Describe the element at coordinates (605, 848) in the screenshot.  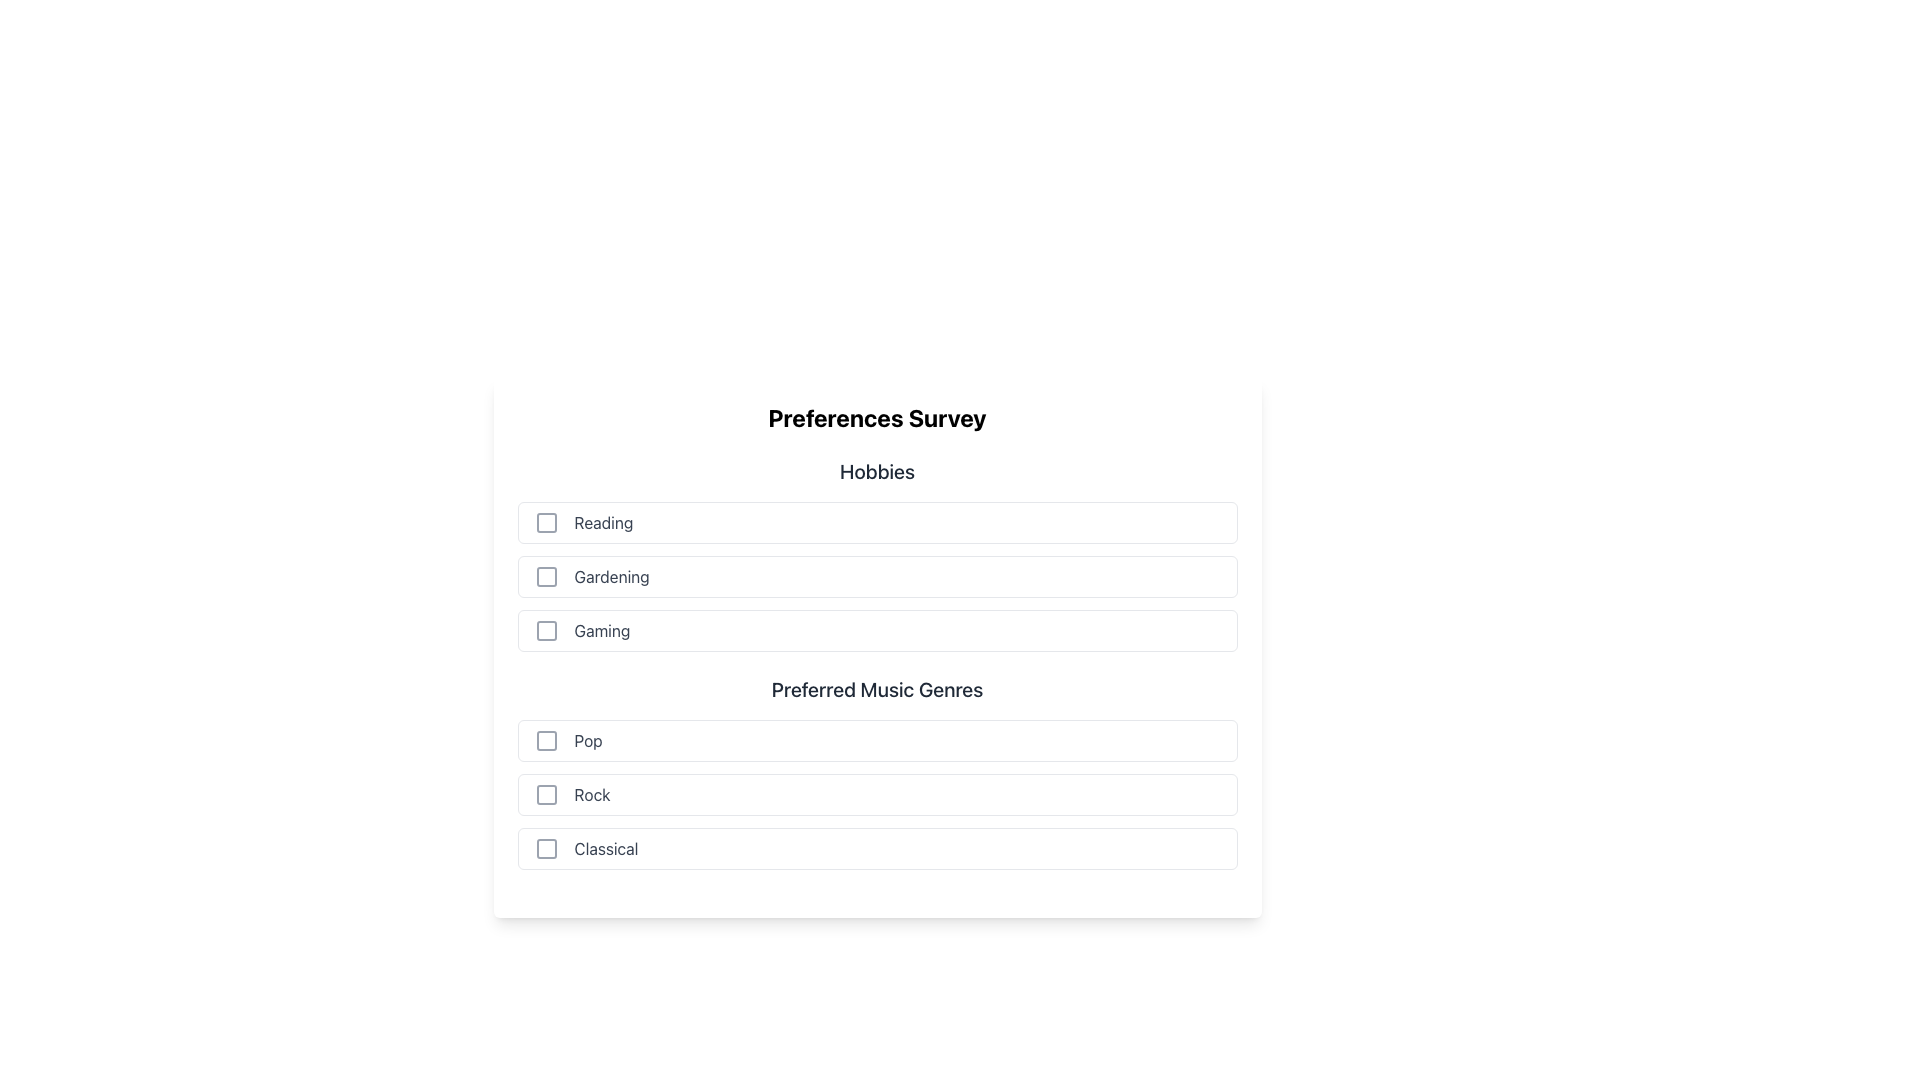
I see `the 'Classical' music genre text label, which is the third option in the 'Preferred Music Genres' section, positioned to the right of its corresponding checkbox` at that location.